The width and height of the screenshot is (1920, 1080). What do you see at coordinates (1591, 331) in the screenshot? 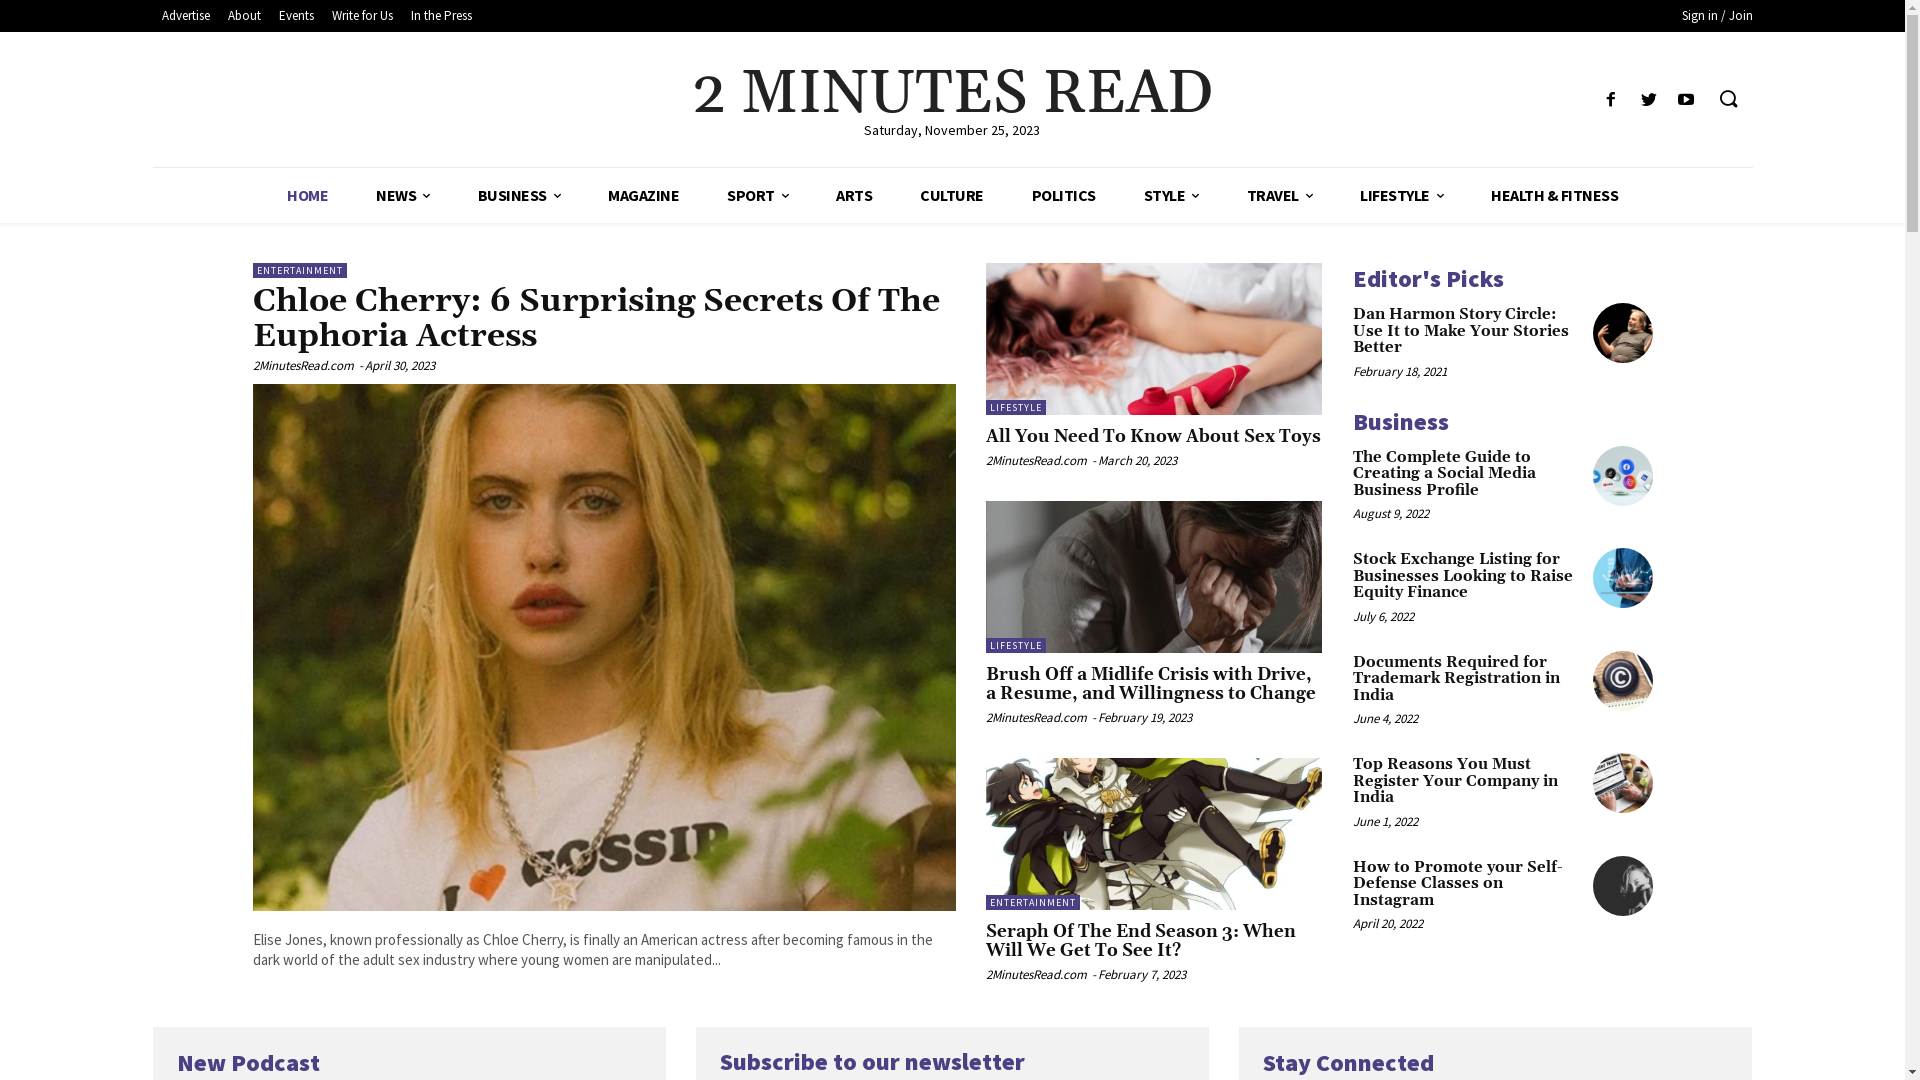
I see `'Dan Harmon Story Circle: Use It to Make Your Stories Better'` at bounding box center [1591, 331].